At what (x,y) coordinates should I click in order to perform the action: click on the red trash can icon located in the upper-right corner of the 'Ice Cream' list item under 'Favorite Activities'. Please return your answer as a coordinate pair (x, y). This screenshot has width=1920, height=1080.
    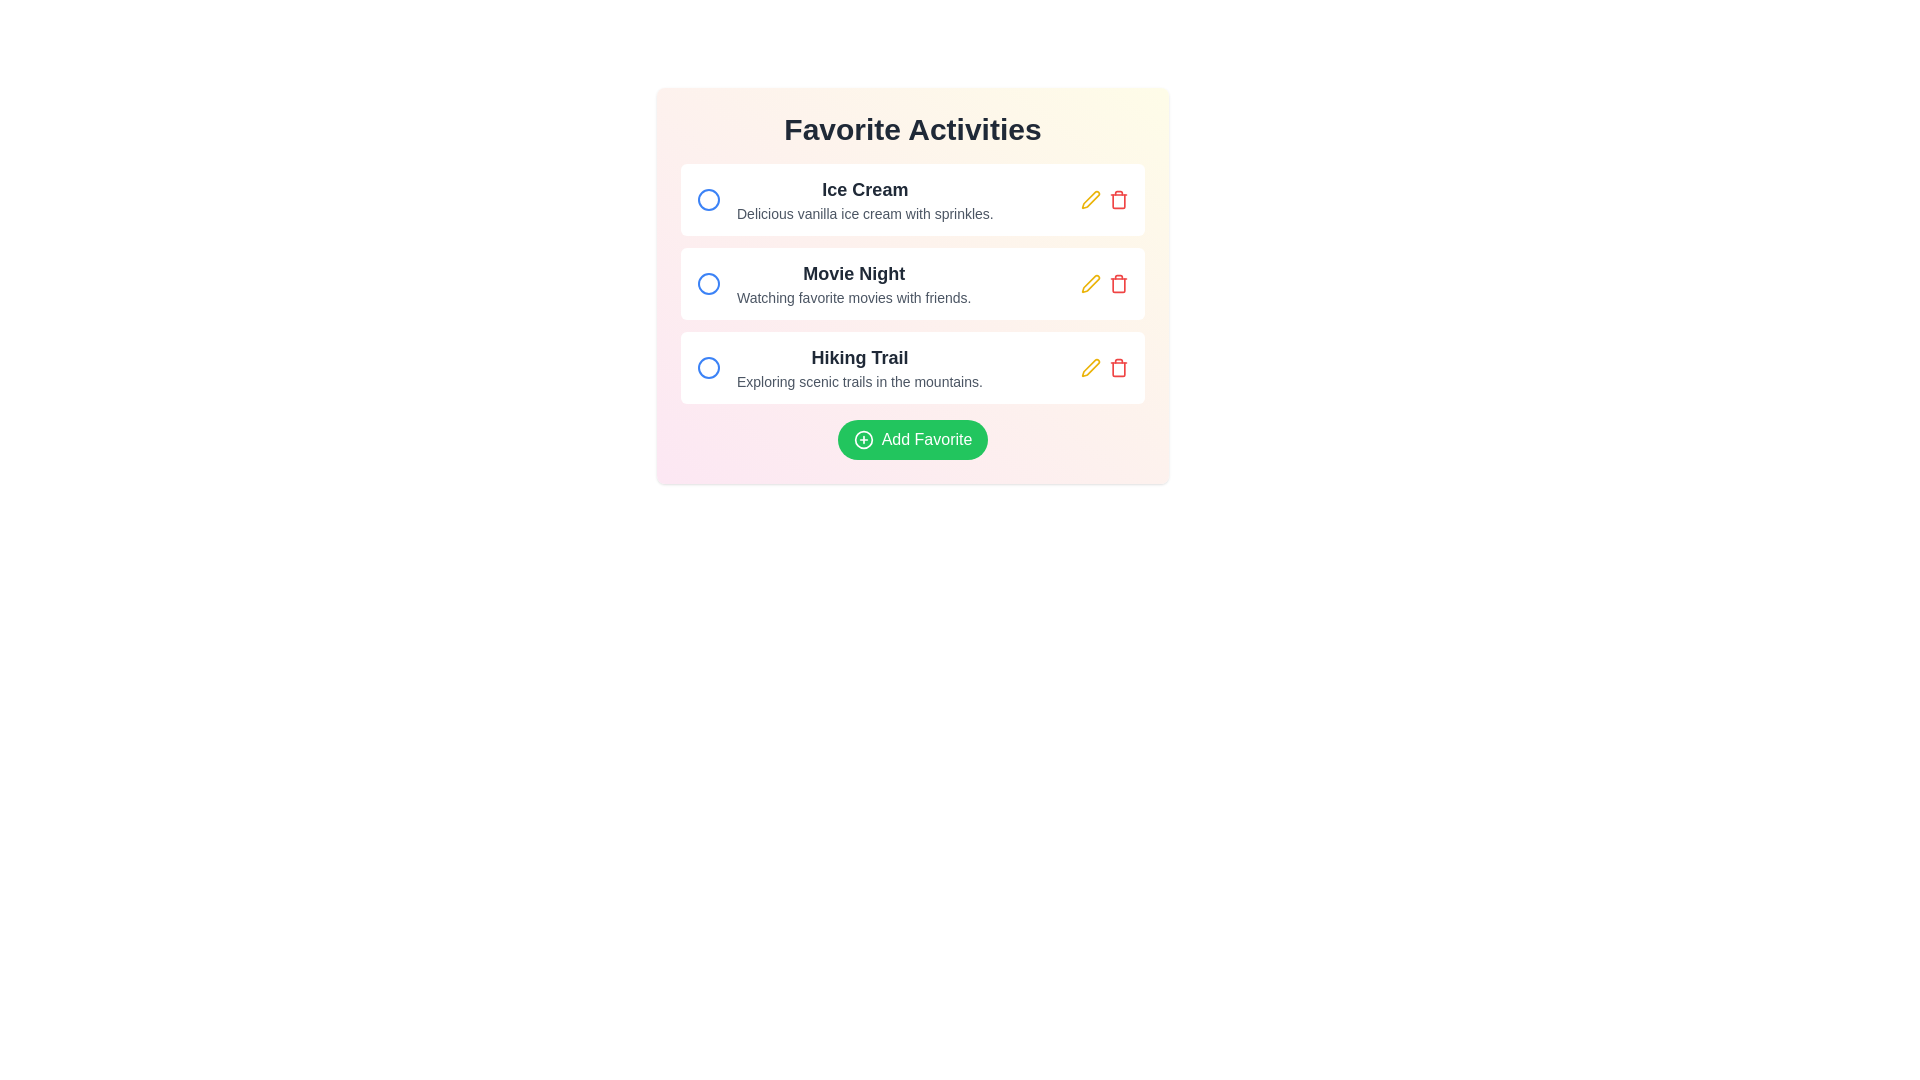
    Looking at the image, I should click on (1117, 200).